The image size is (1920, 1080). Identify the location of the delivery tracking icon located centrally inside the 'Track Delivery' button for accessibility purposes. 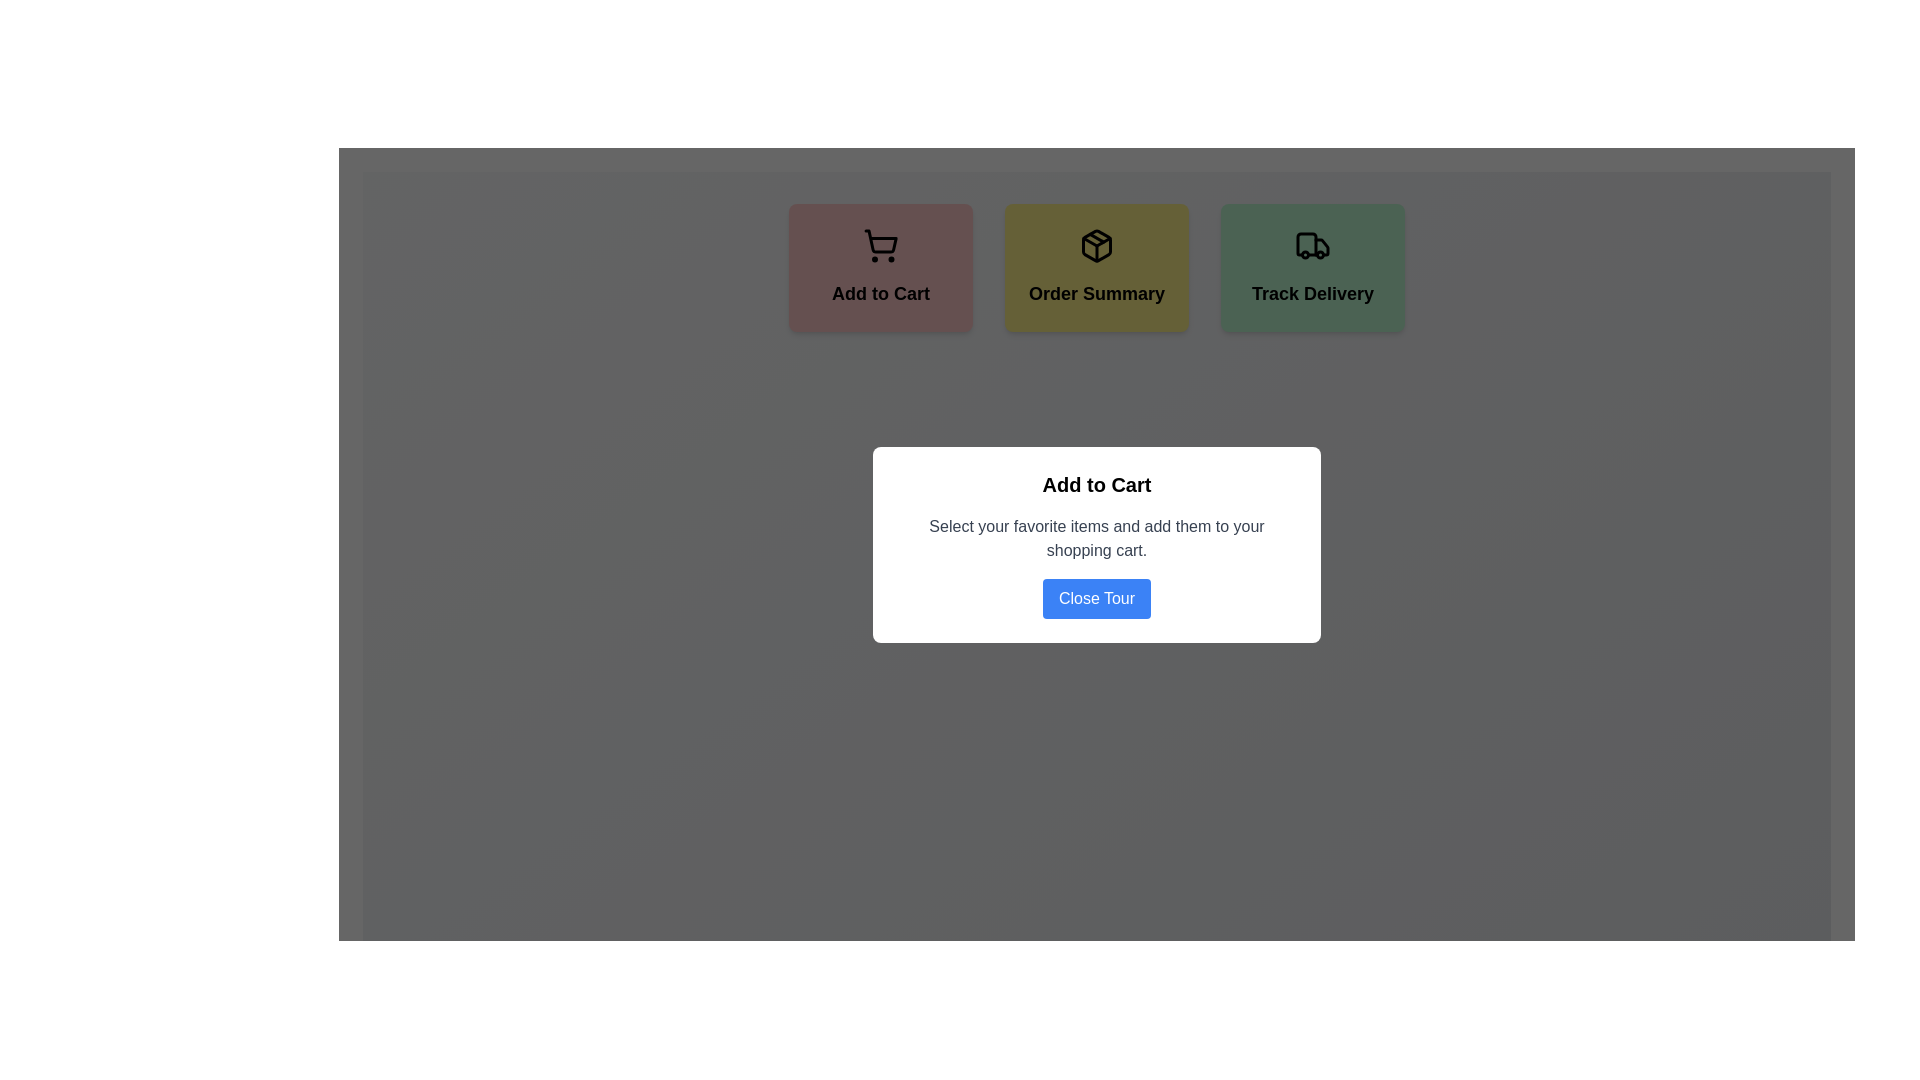
(1313, 245).